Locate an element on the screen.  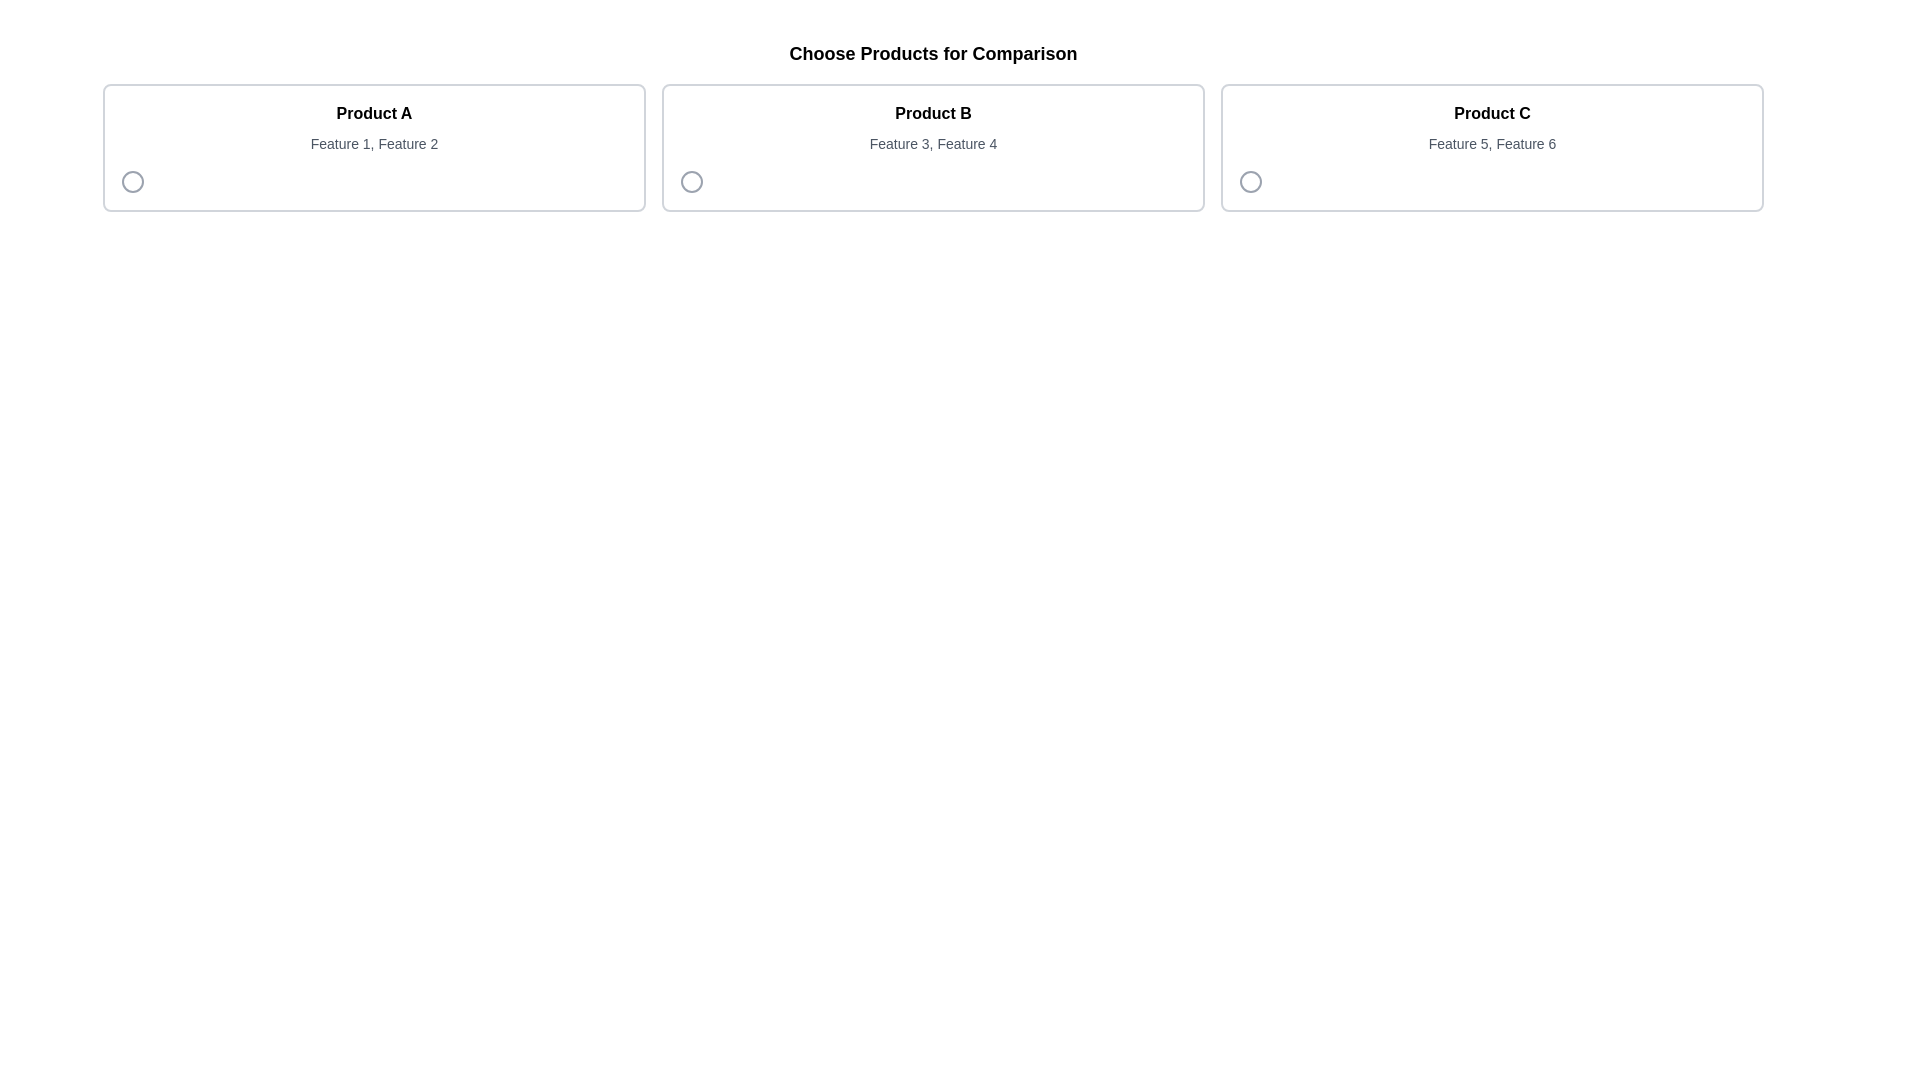
the label or static text that provides a summary of features associated with 'Product C', located below the 'Product C' header text is located at coordinates (1492, 142).